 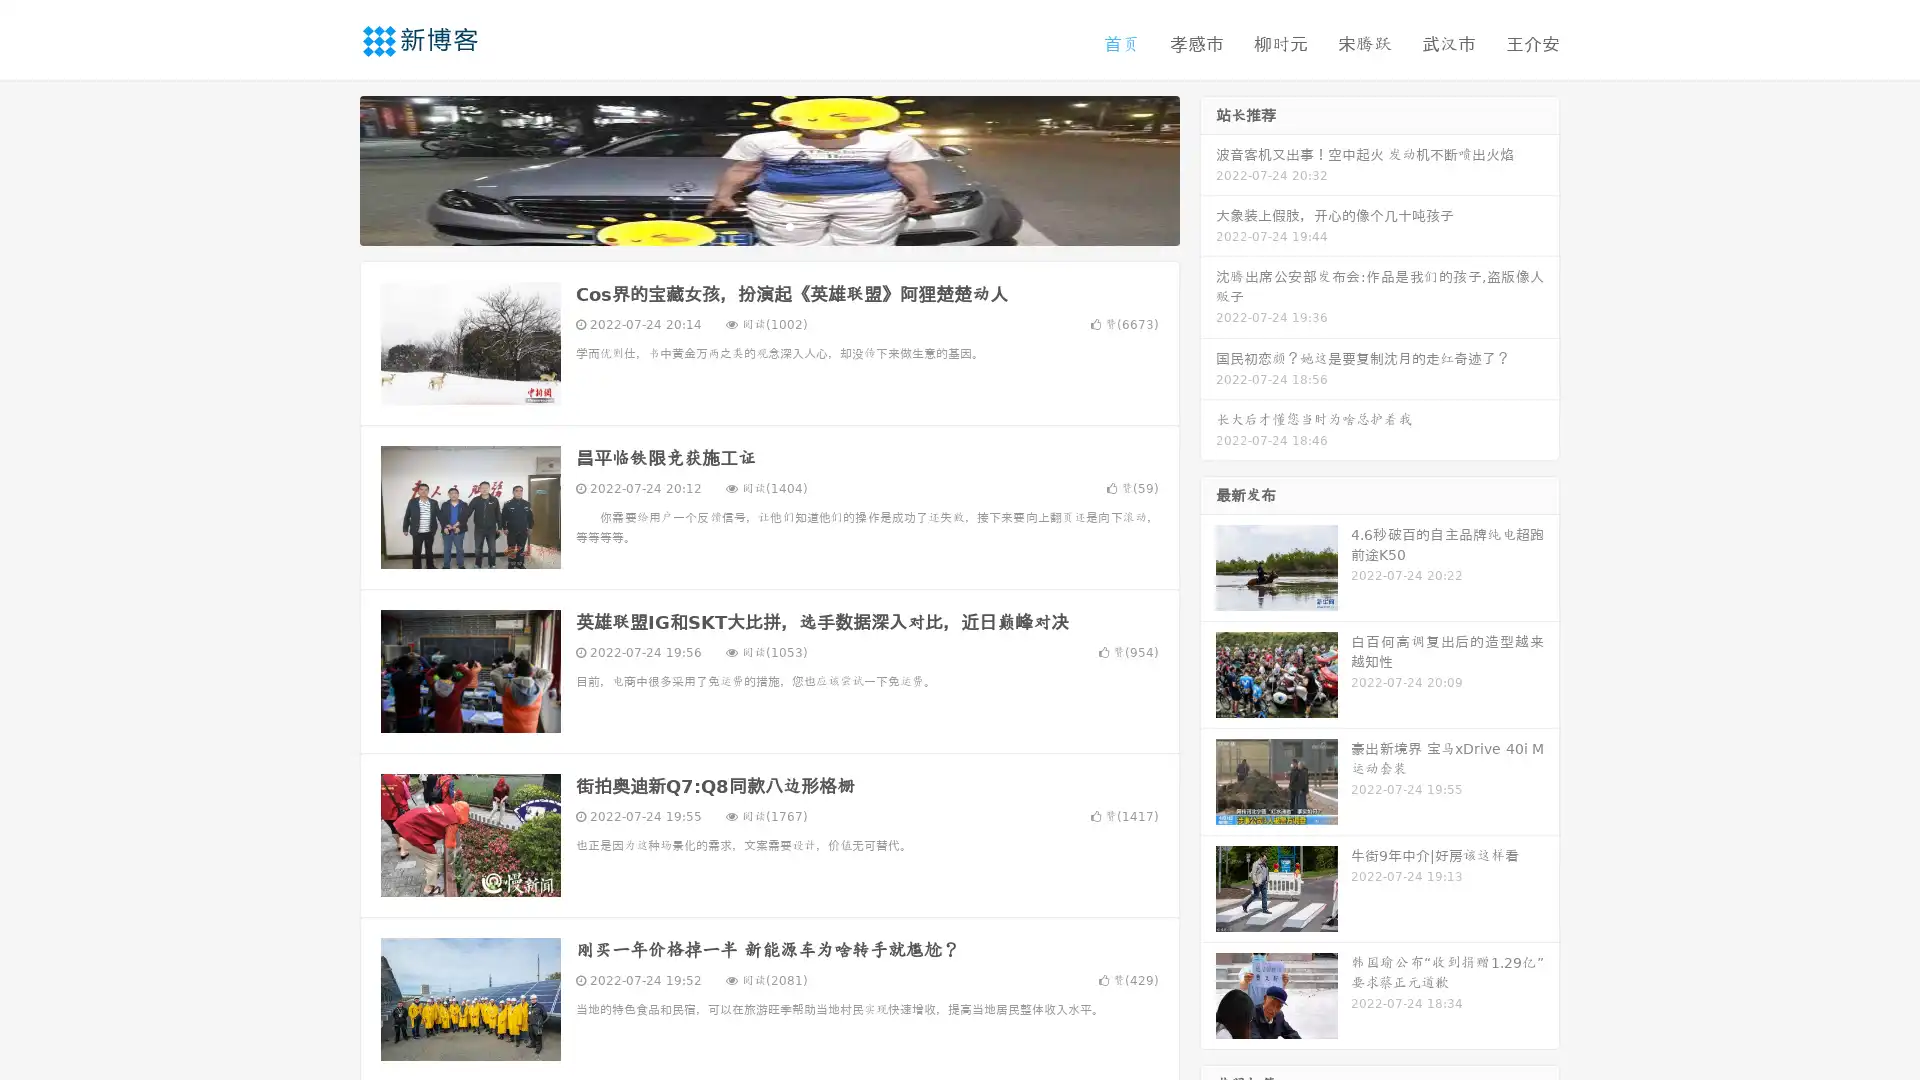 I want to click on Go to slide 1, so click(x=748, y=225).